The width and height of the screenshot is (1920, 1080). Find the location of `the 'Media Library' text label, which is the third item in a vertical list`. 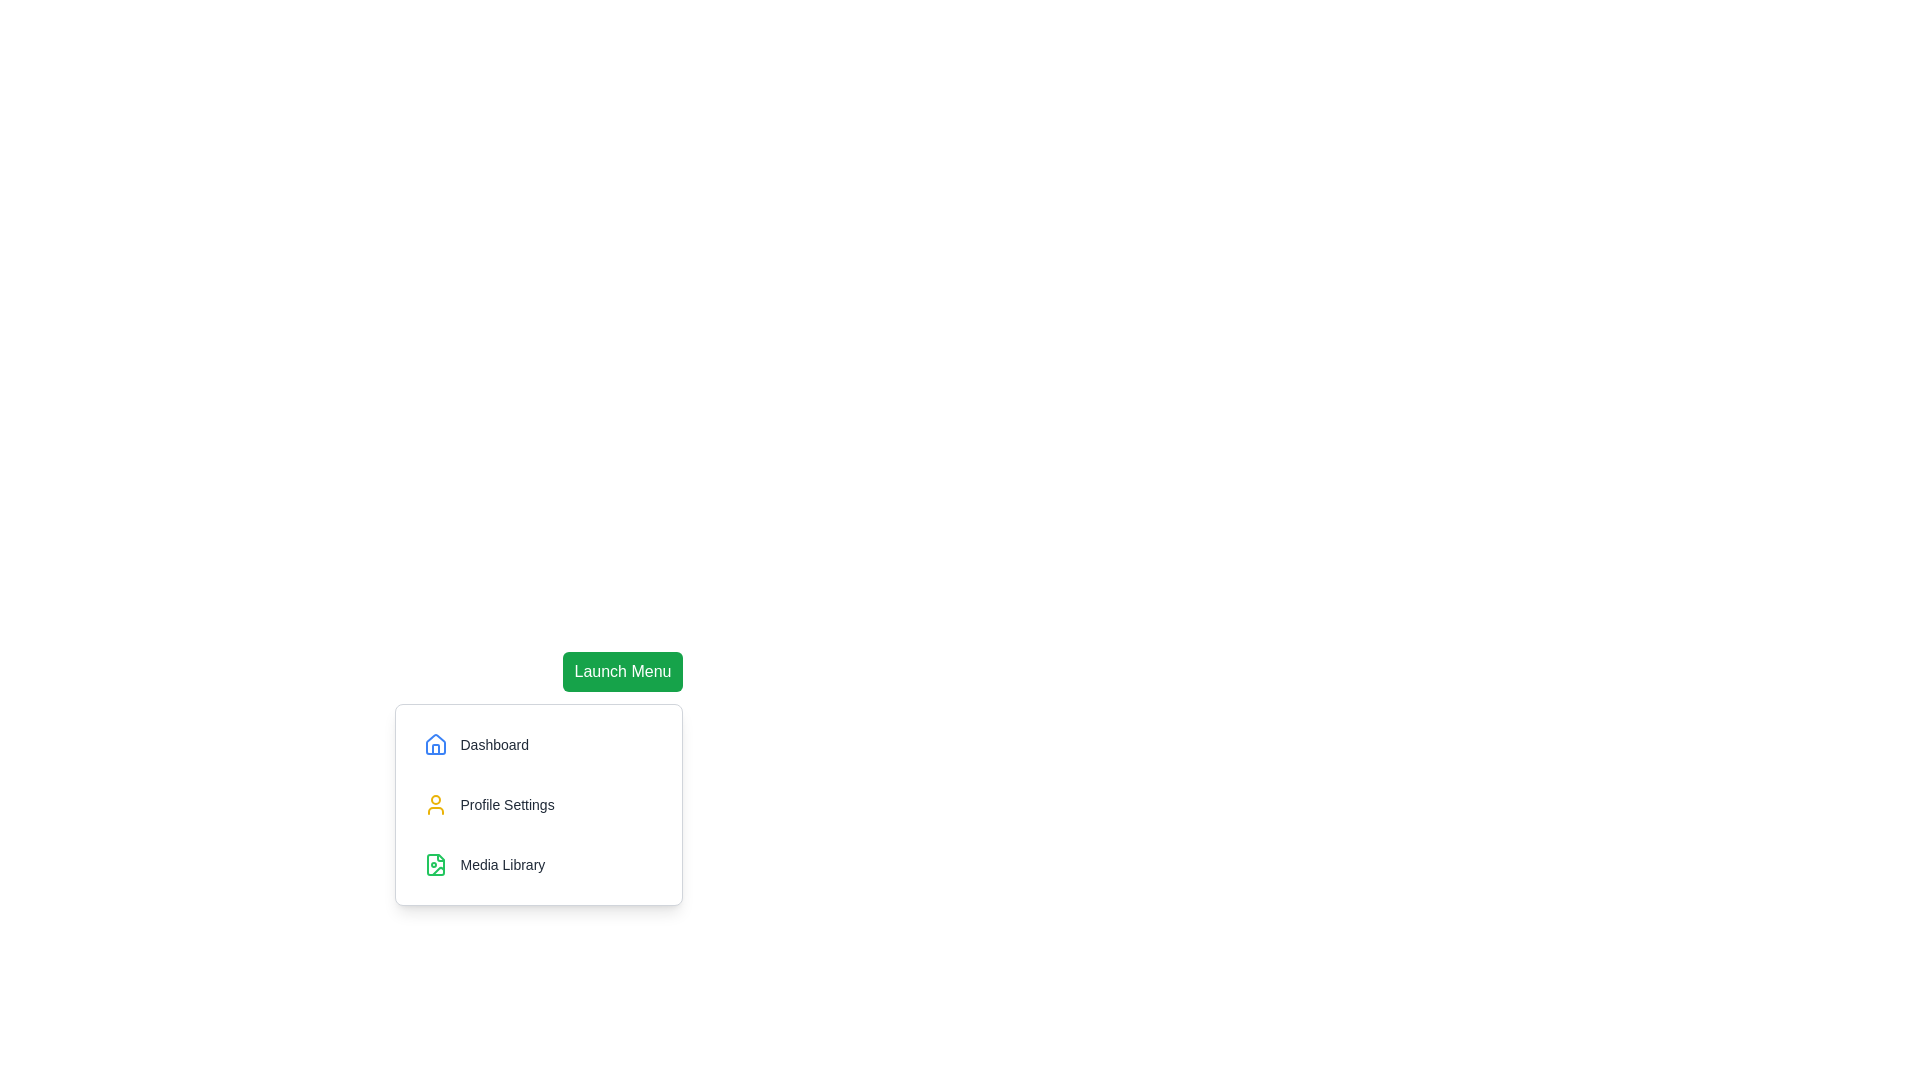

the 'Media Library' text label, which is the third item in a vertical list is located at coordinates (502, 863).